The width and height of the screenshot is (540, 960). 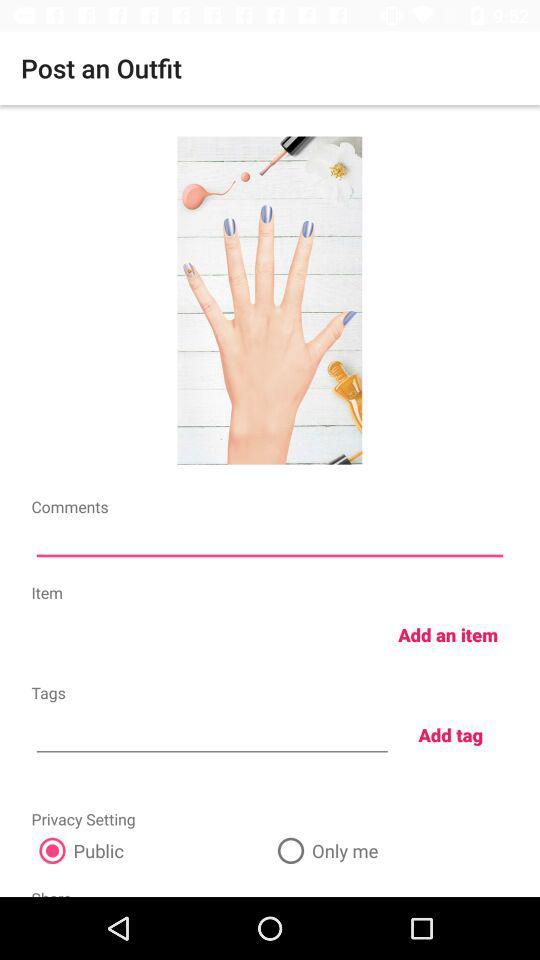 I want to click on item below add an item item, so click(x=450, y=733).